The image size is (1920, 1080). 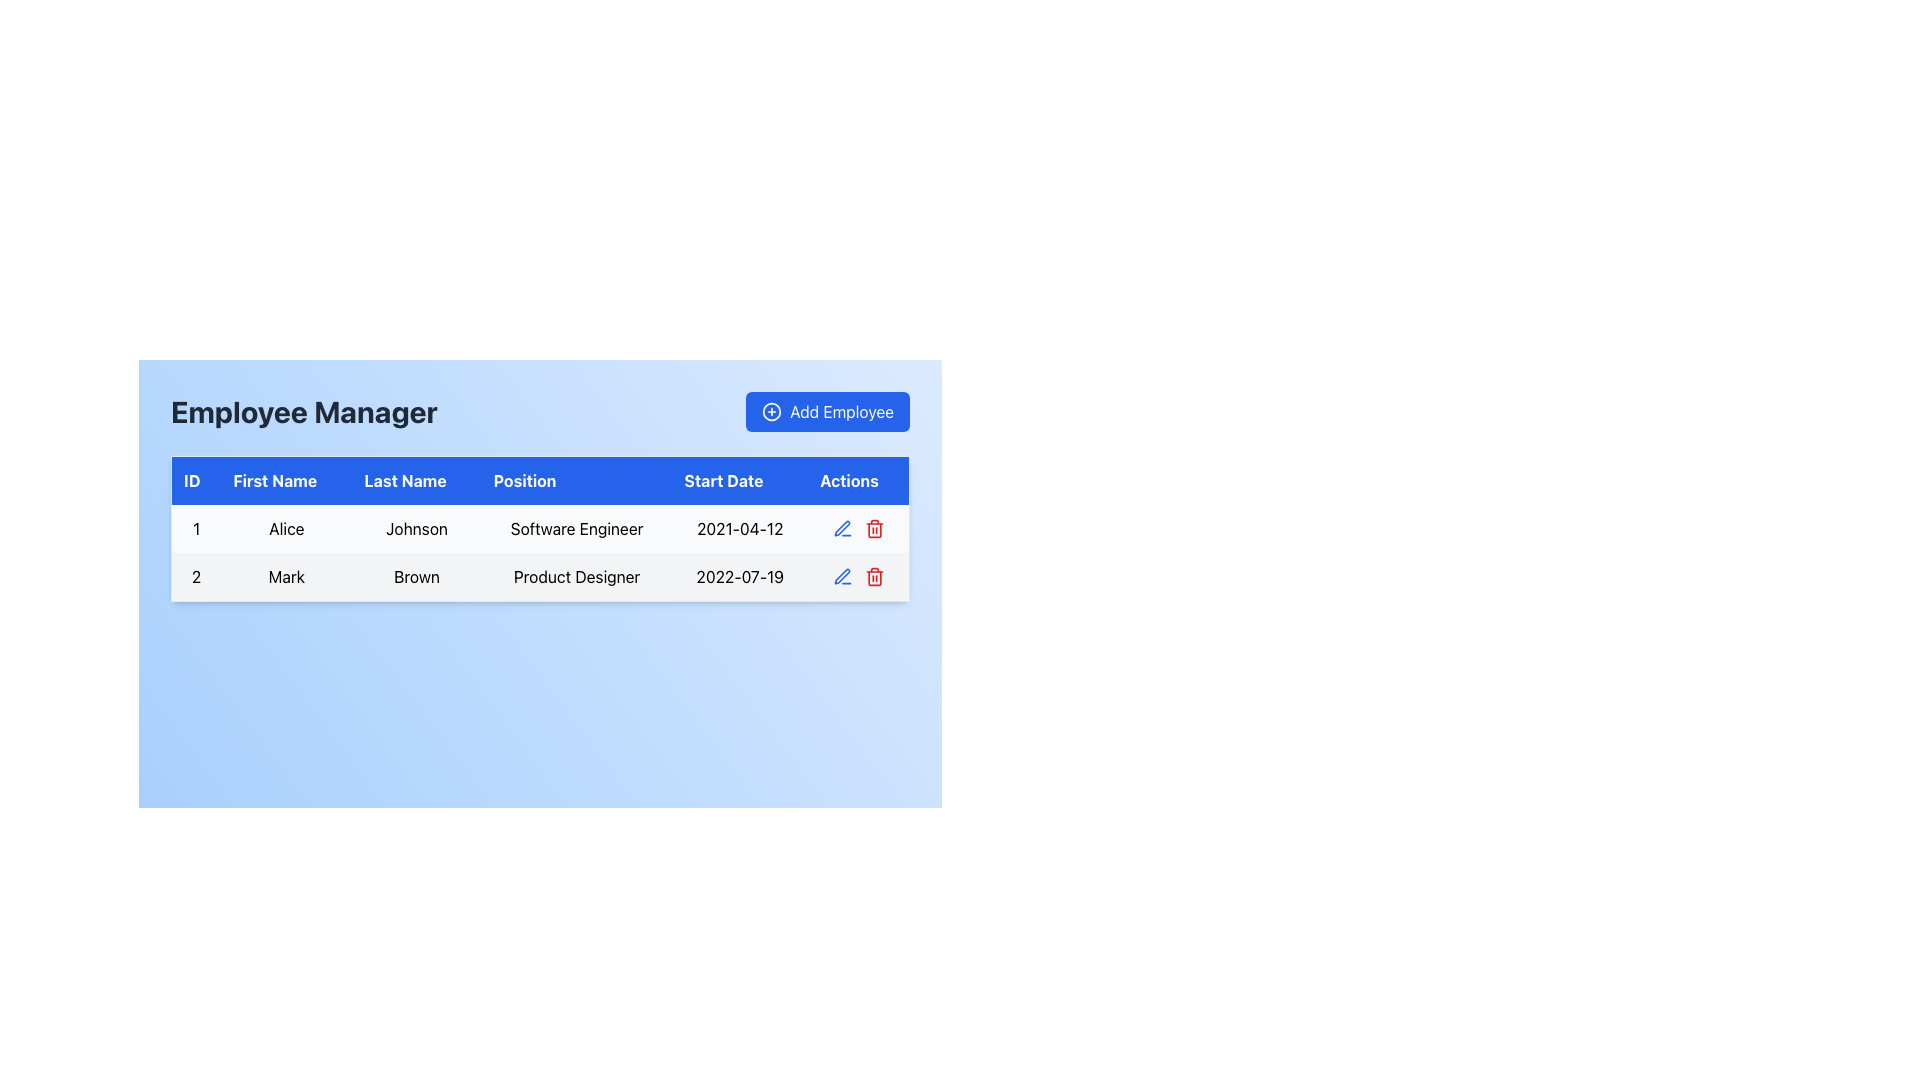 I want to click on static text label for the 'Last Name' column in the data table, which is located in the header row styled with a blue background and white text, so click(x=416, y=480).